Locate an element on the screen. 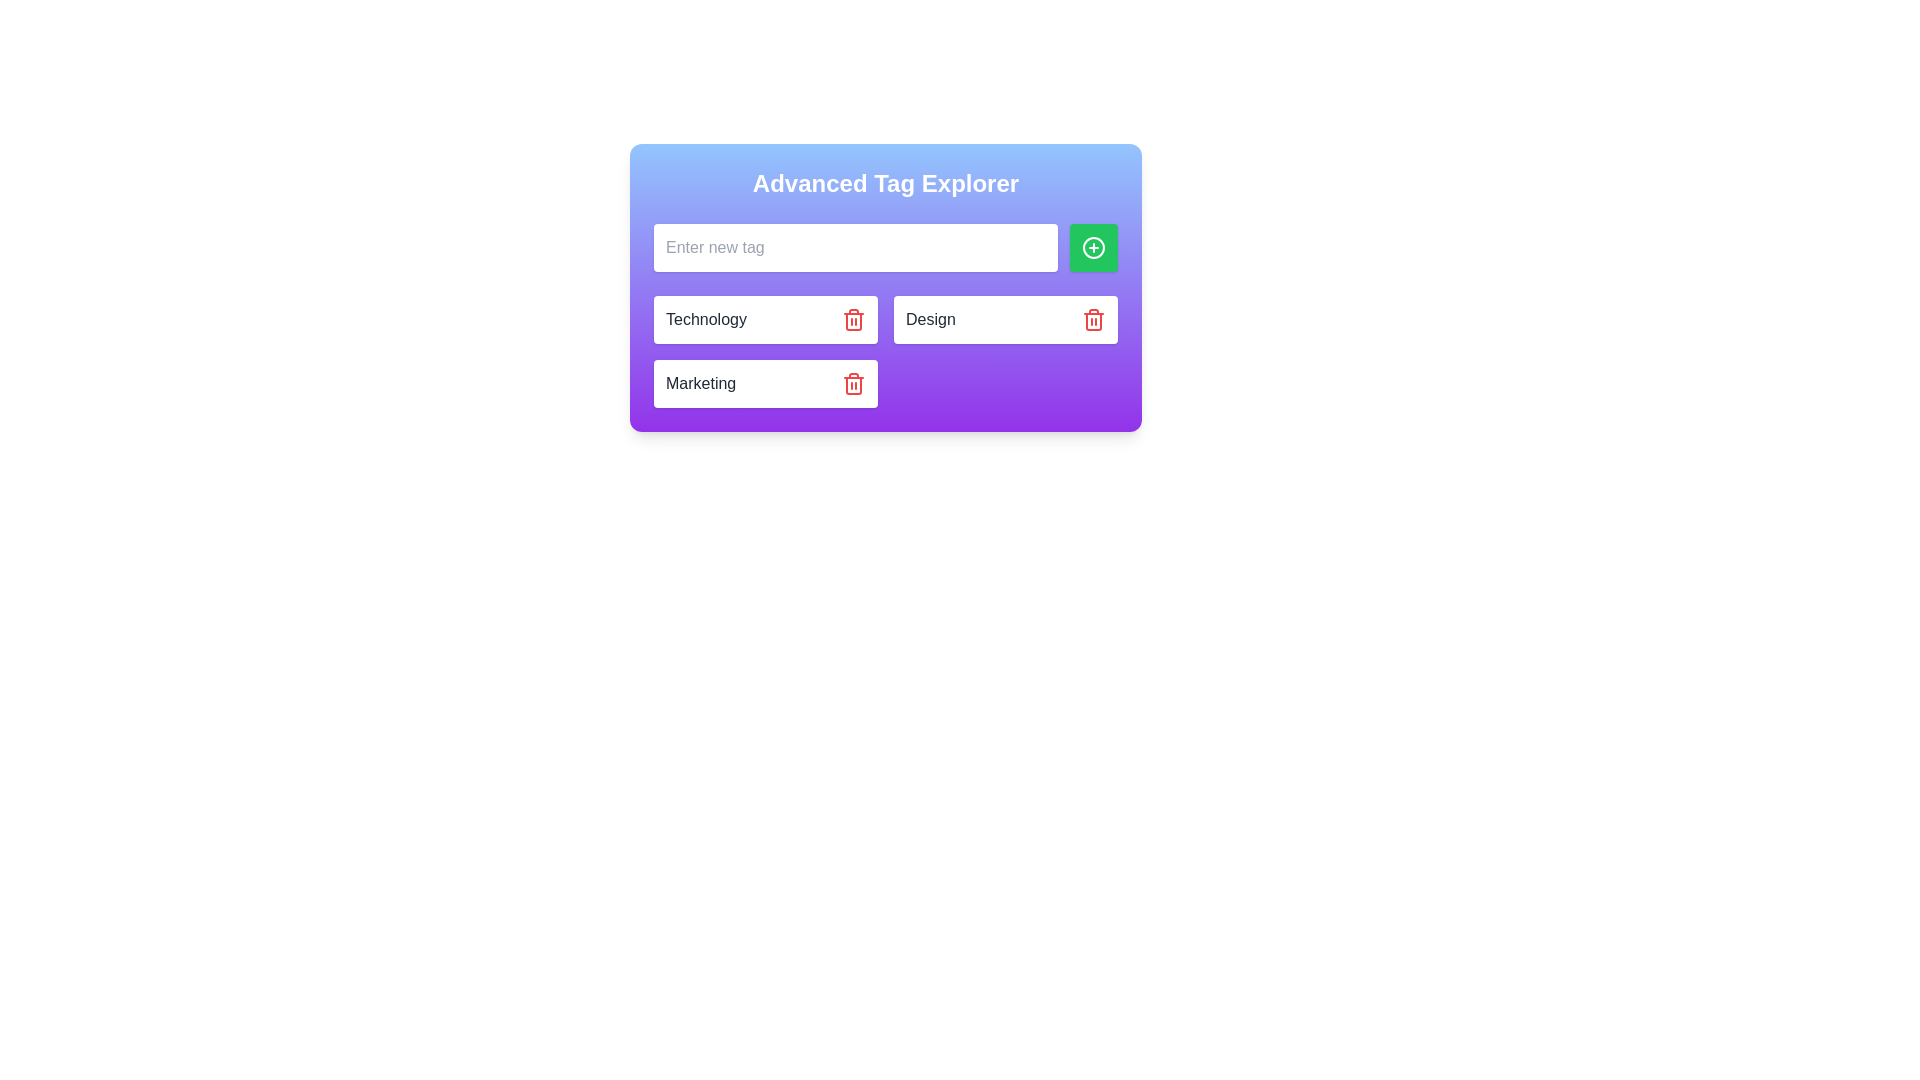 This screenshot has height=1080, width=1920. text label located at the top of the card section, which serves as the title or header for the content within the card is located at coordinates (885, 184).